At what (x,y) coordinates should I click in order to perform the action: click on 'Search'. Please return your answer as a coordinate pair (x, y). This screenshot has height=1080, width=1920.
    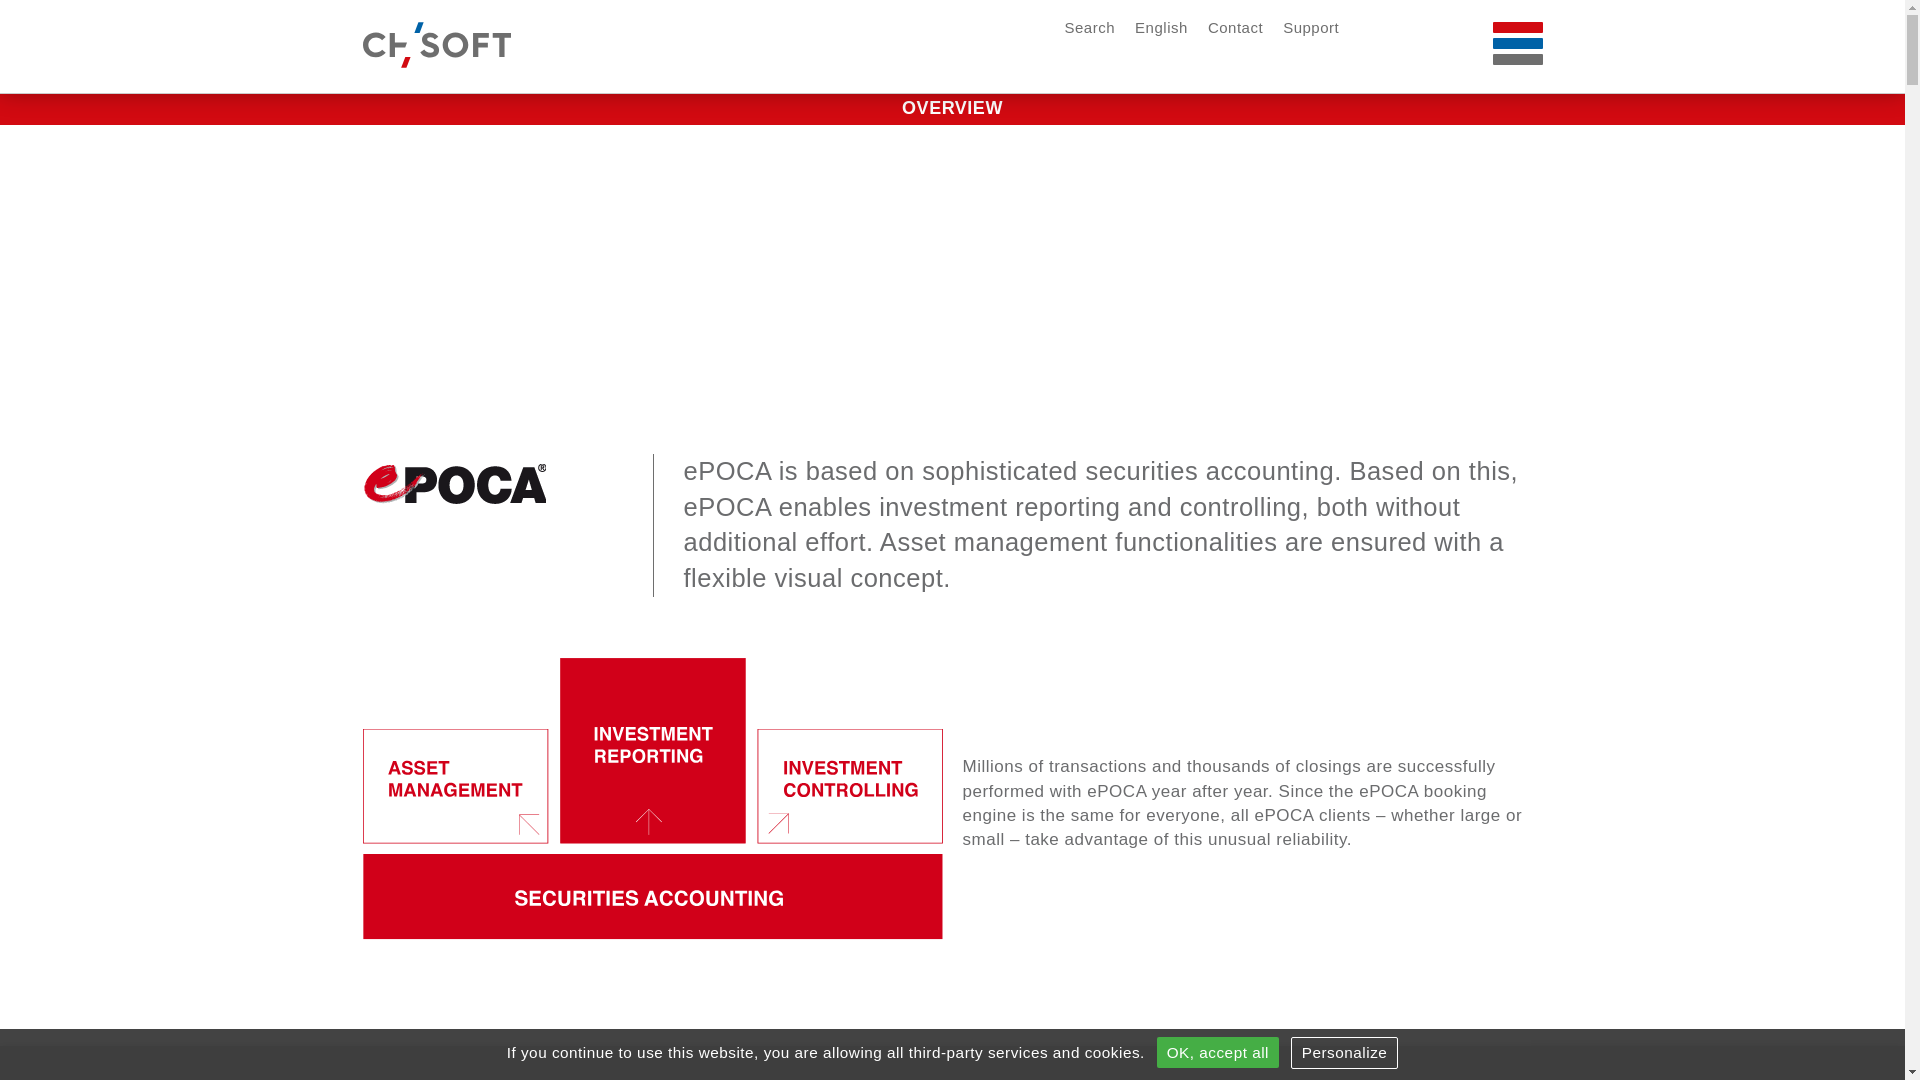
    Looking at the image, I should click on (1088, 27).